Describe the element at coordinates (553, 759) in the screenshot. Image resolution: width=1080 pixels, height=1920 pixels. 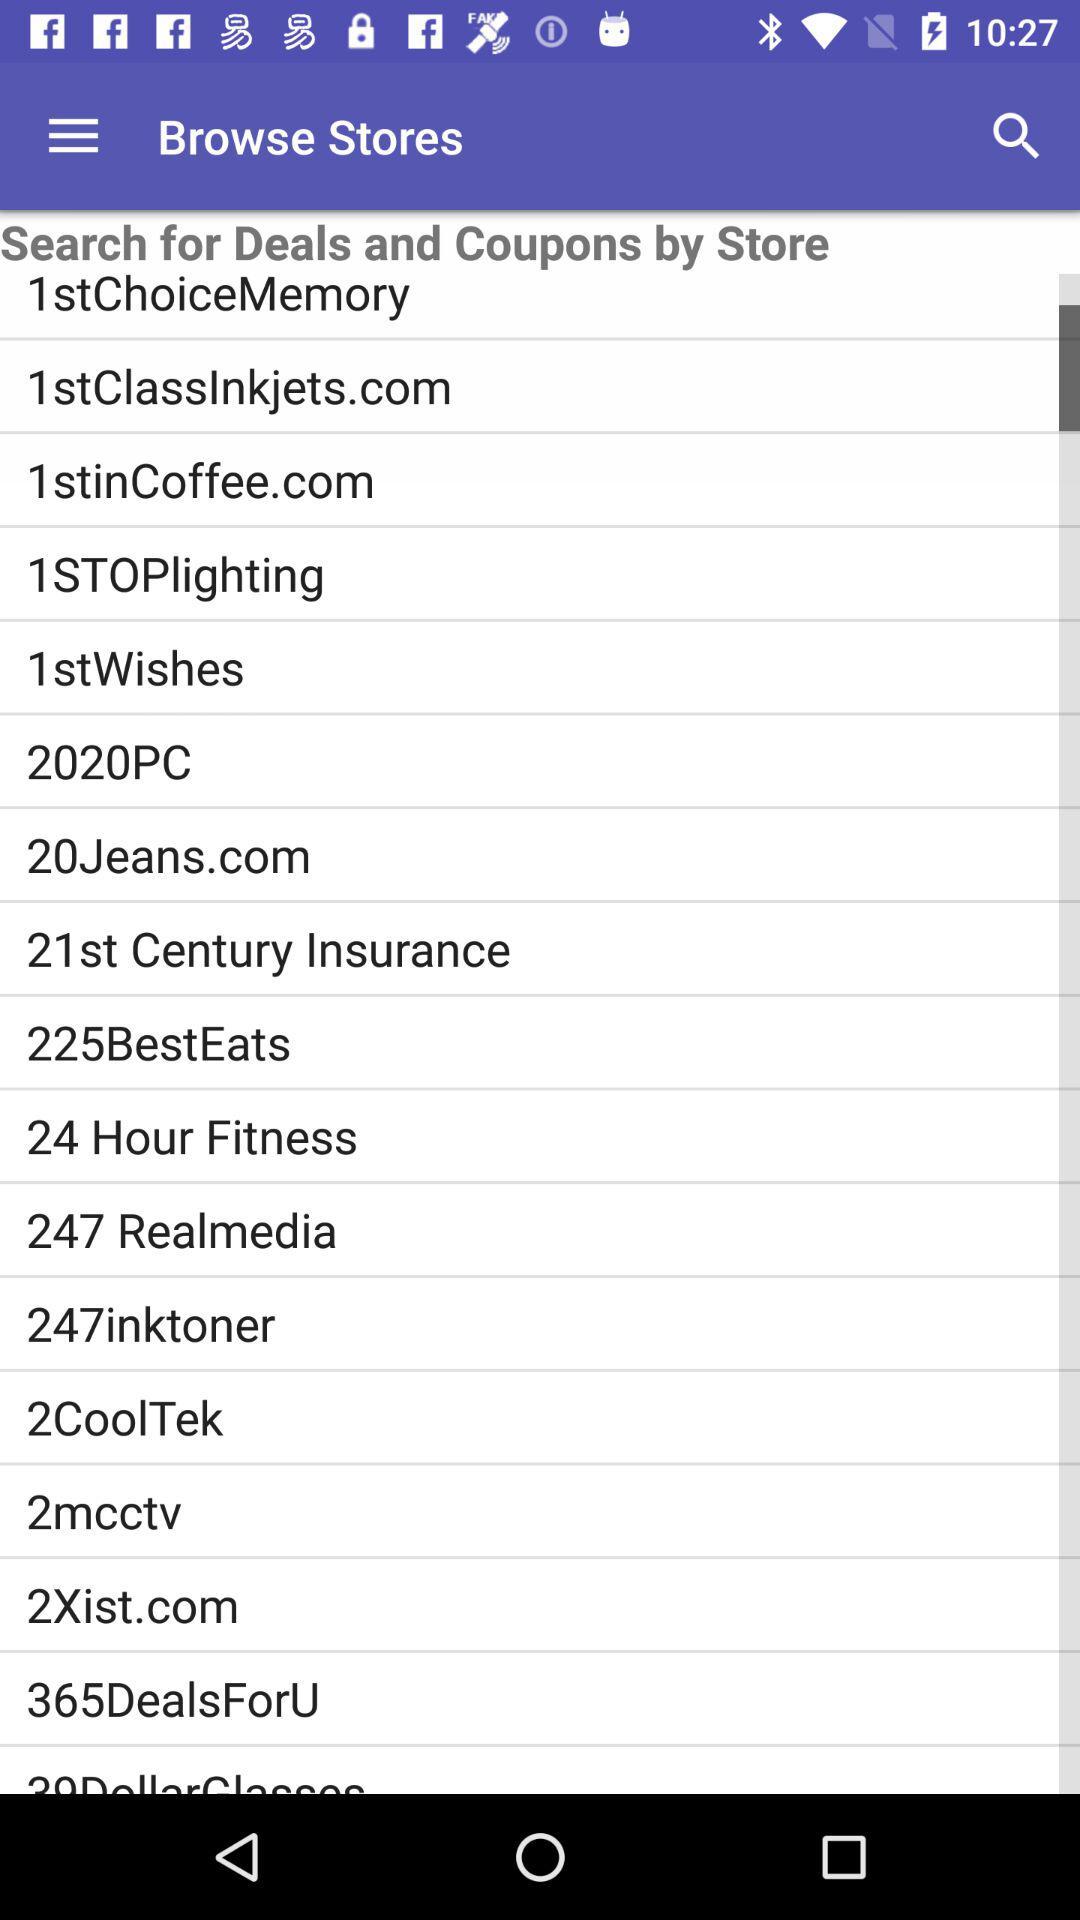
I see `the item below 1stwishes item` at that location.